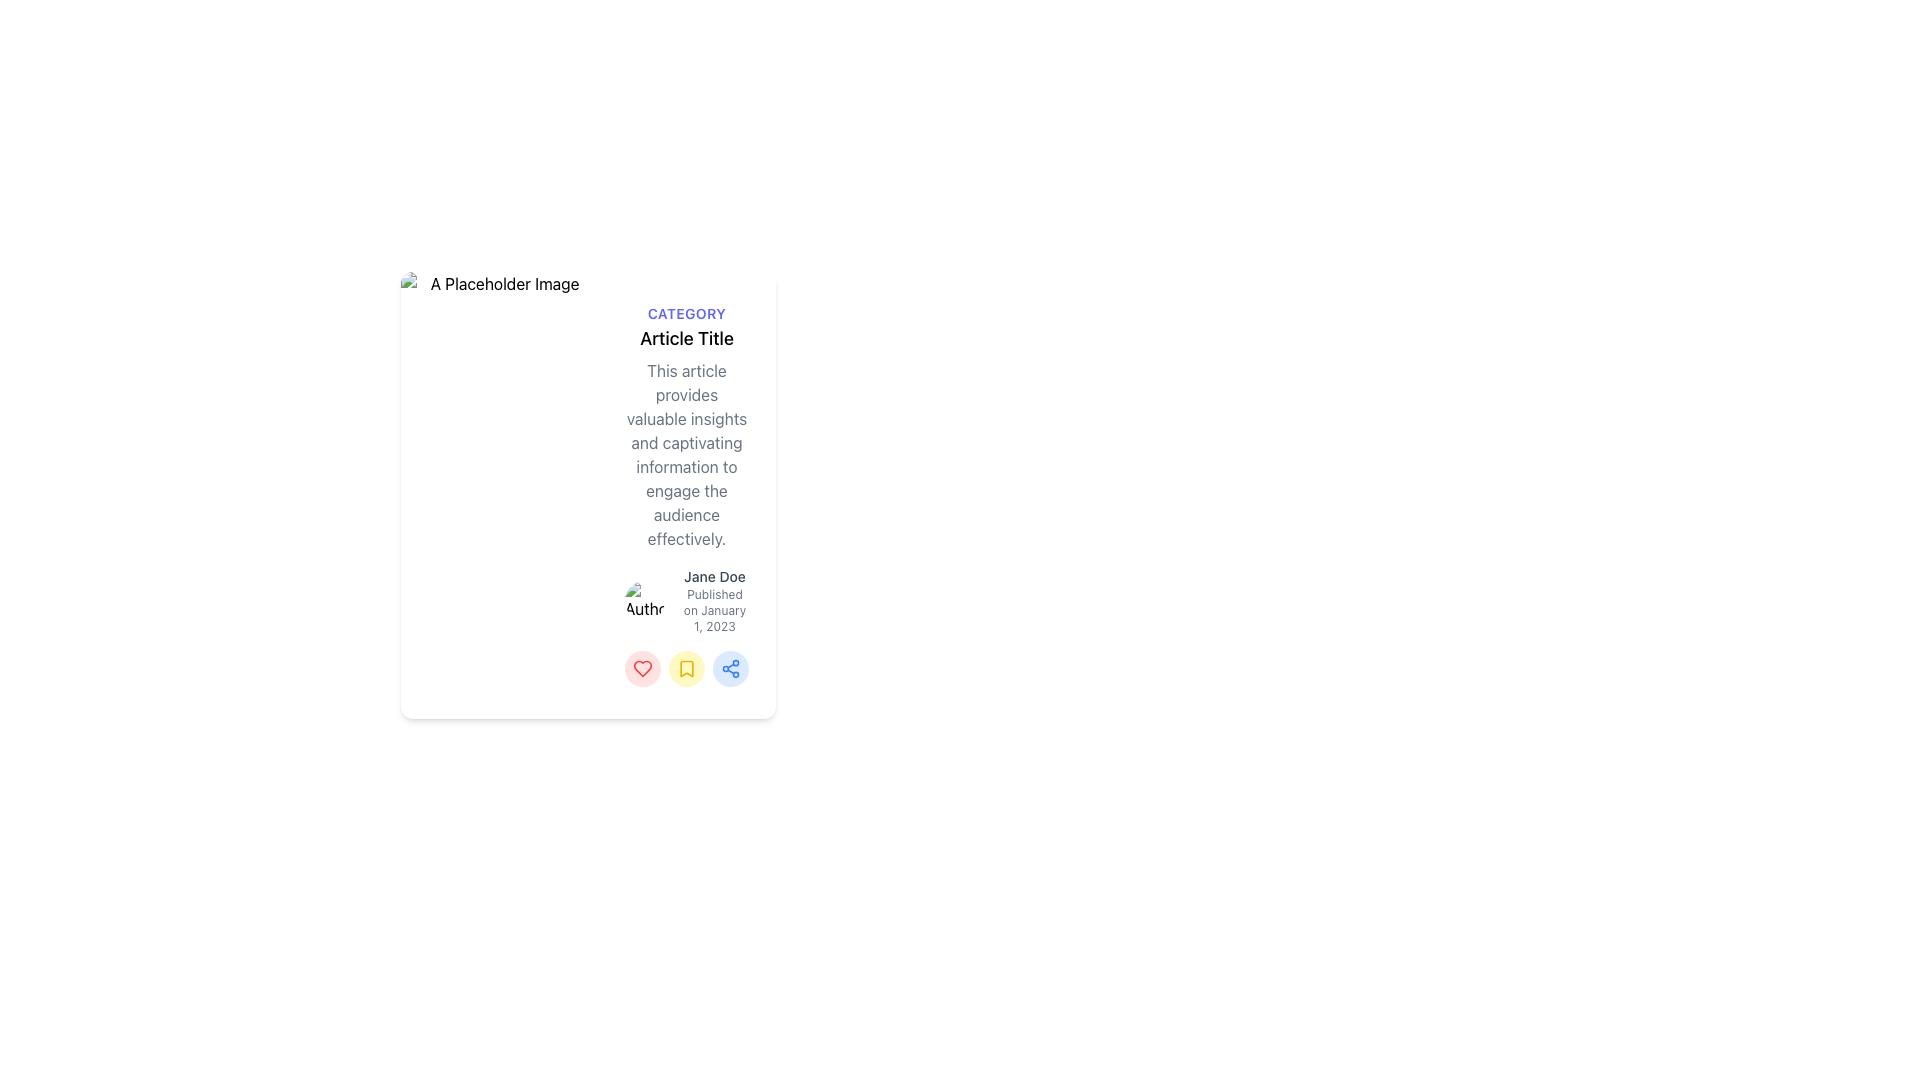 Image resolution: width=1920 pixels, height=1080 pixels. I want to click on the bookmark button located in the bottom section of the card layout, positioned between the red heart button and the blue share button, so click(686, 667).